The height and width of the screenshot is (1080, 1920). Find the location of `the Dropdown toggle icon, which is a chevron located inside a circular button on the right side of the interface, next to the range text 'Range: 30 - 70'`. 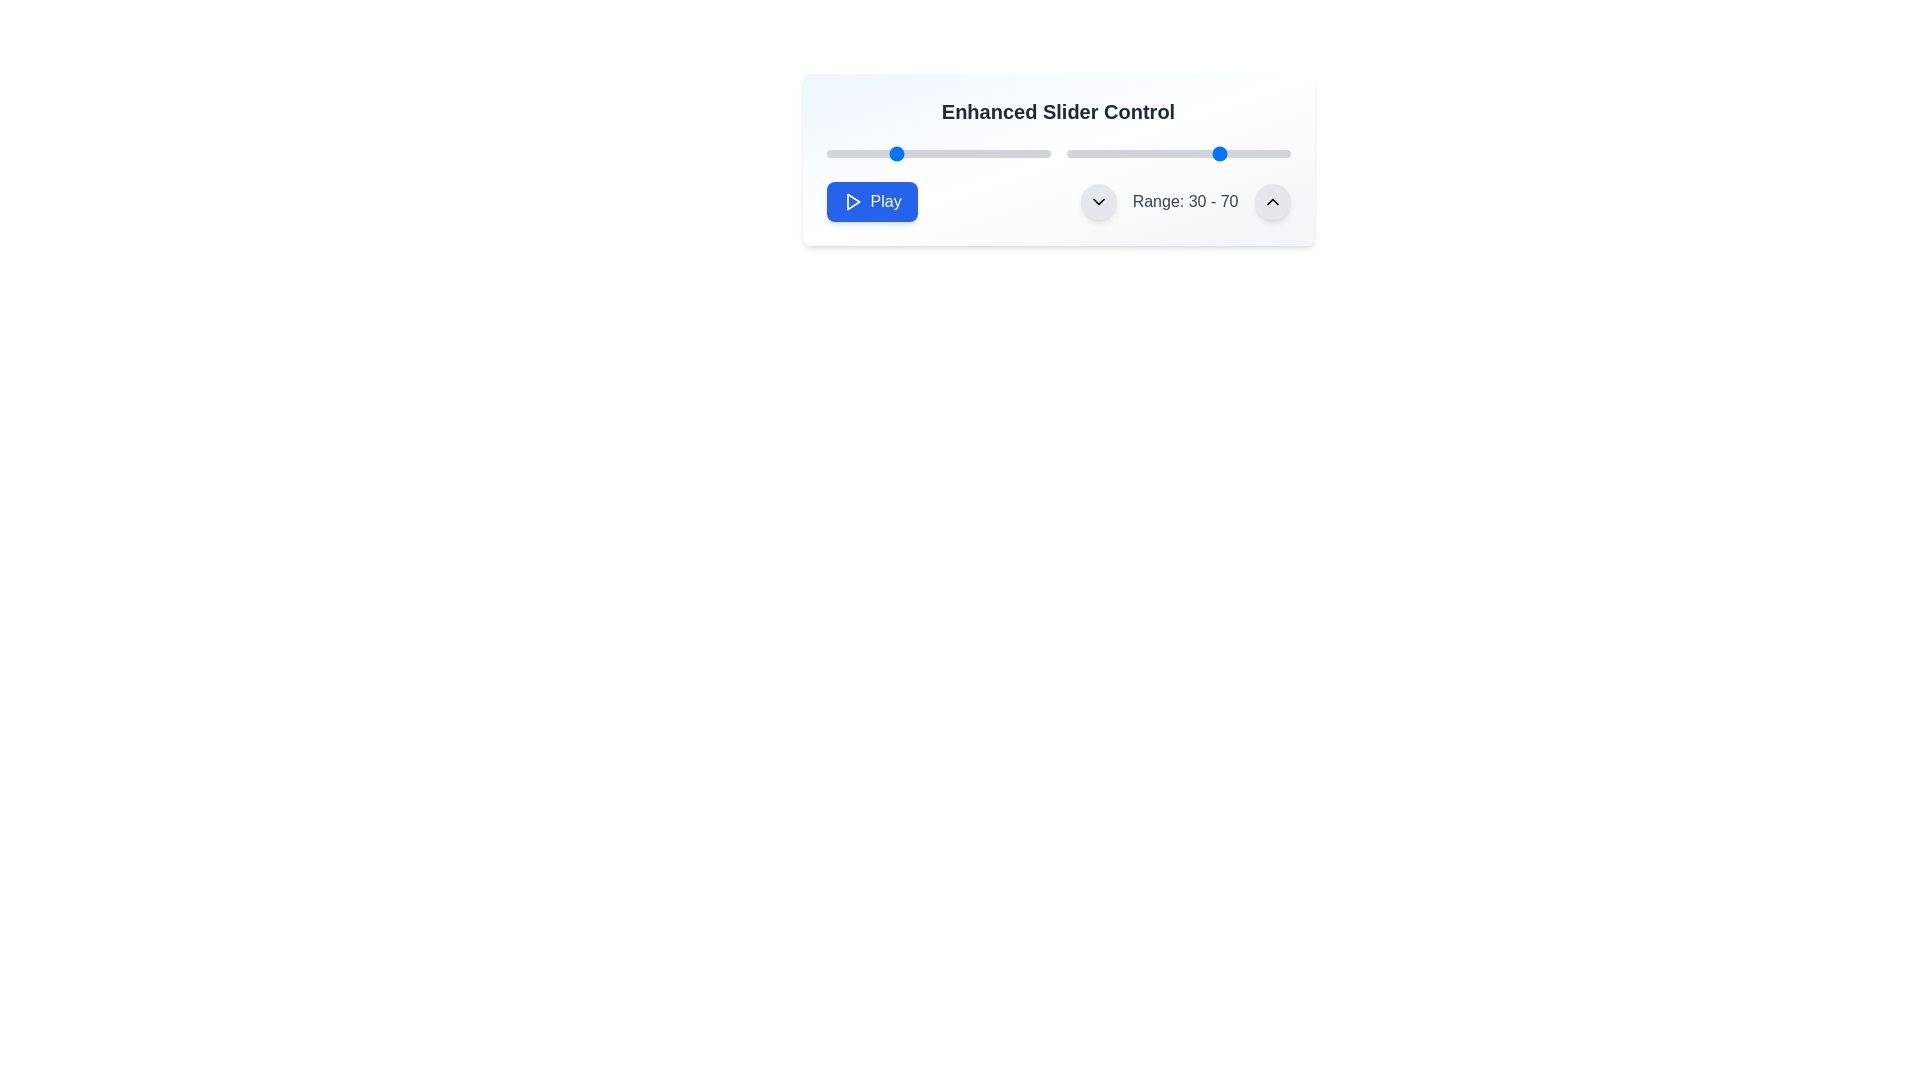

the Dropdown toggle icon, which is a chevron located inside a circular button on the right side of the interface, next to the range text 'Range: 30 - 70' is located at coordinates (1097, 201).